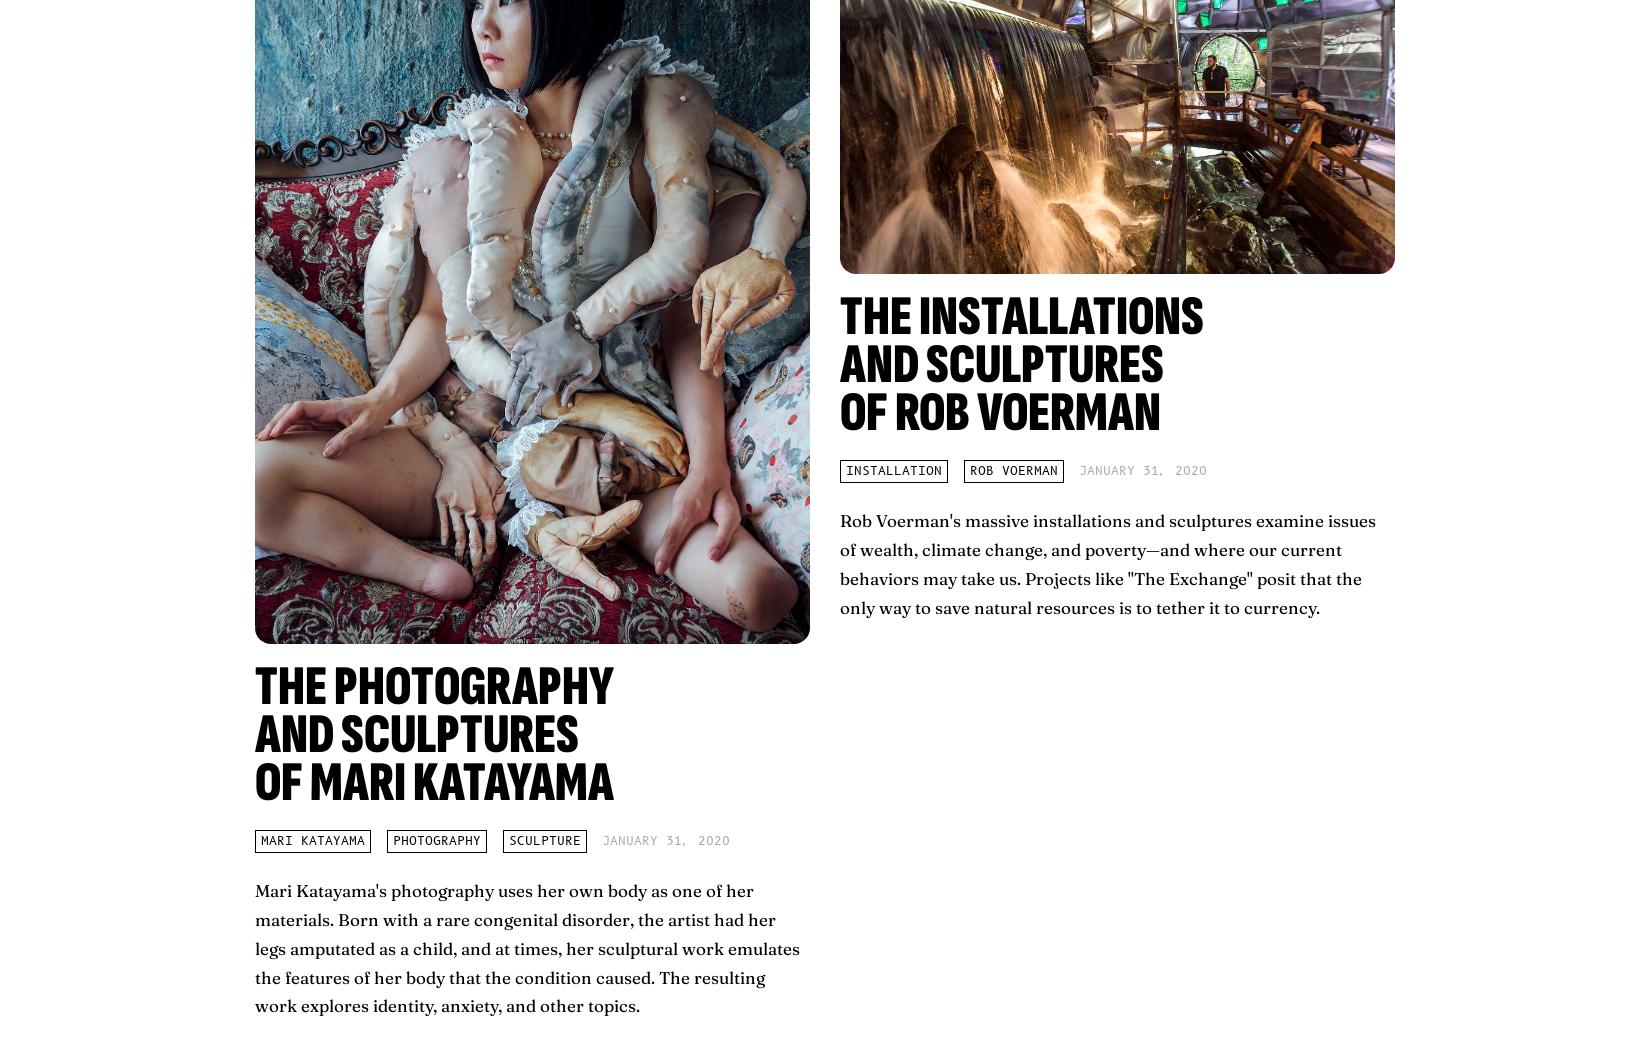 The height and width of the screenshot is (1048, 1650). What do you see at coordinates (543, 841) in the screenshot?
I see `'sculpture'` at bounding box center [543, 841].